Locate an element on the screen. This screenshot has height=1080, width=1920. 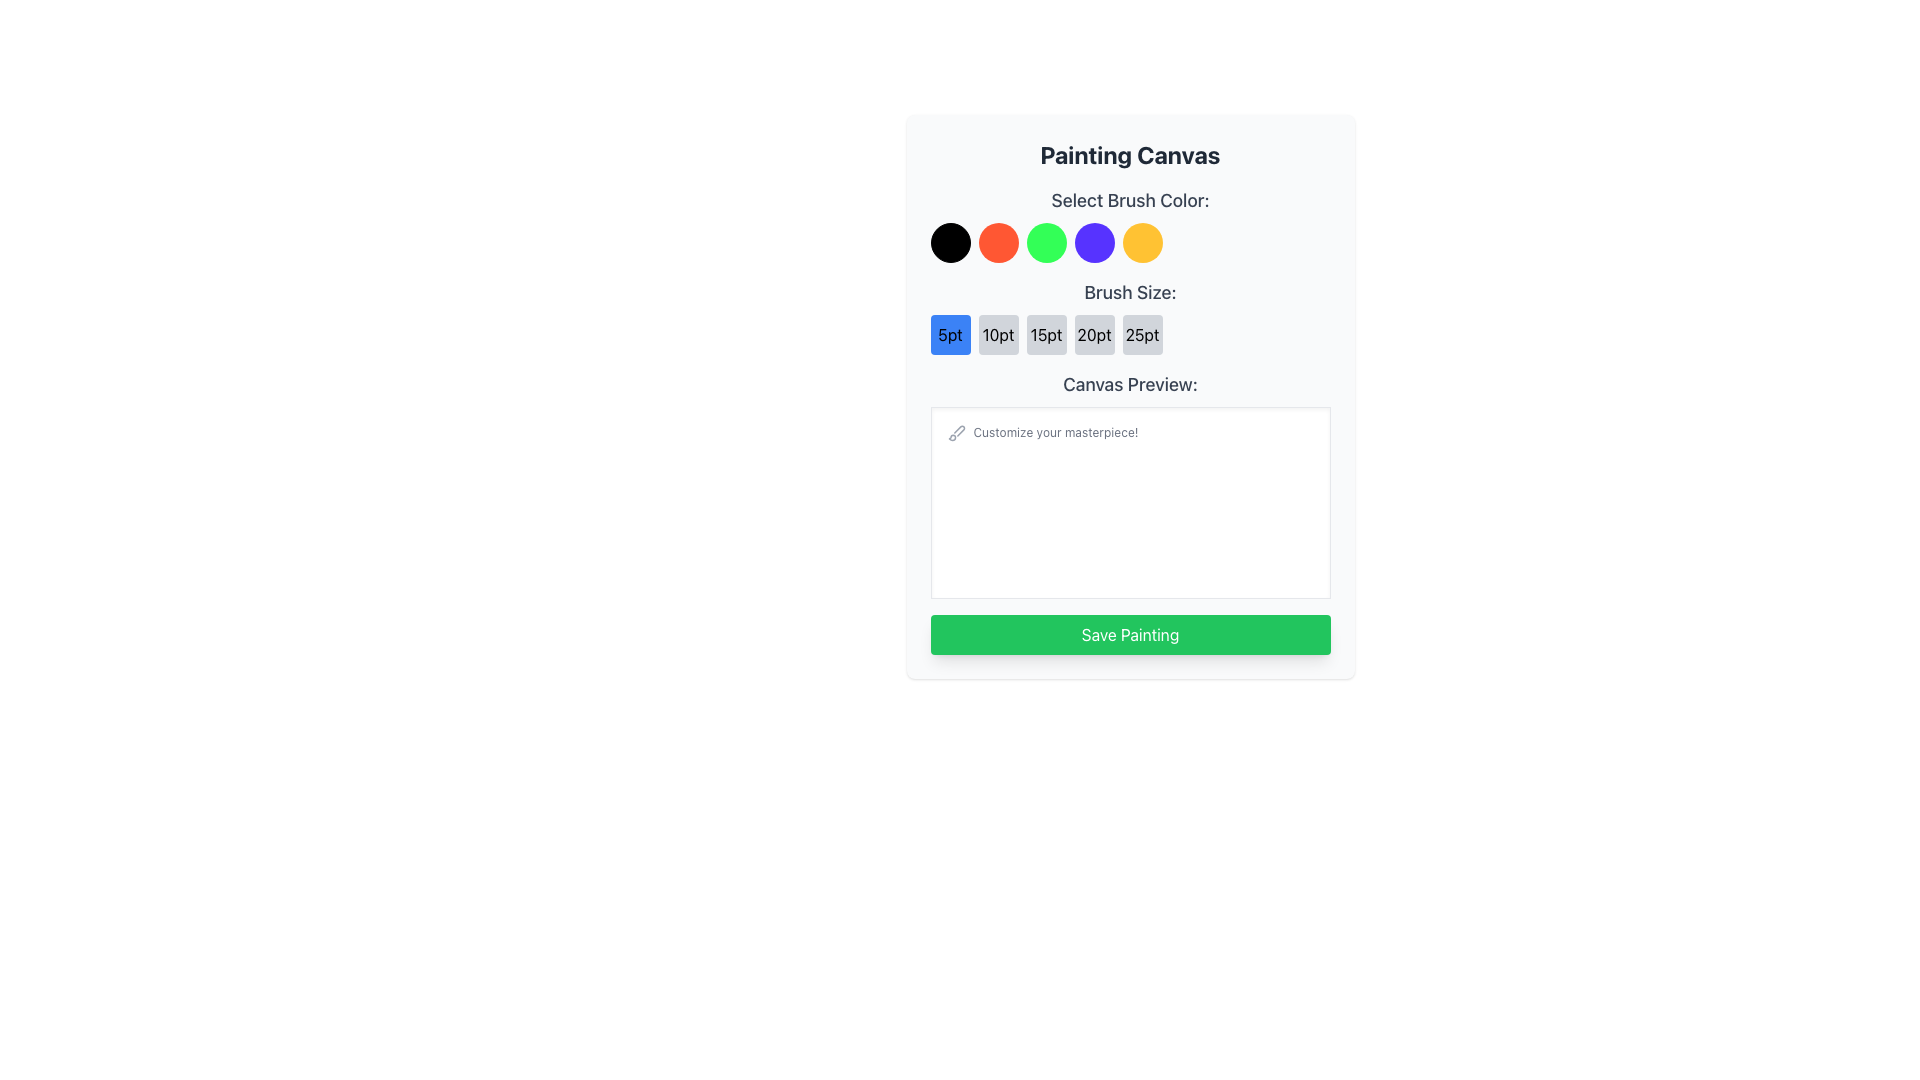
the 'Save Painting' button, which has a green background and white text, to observe the color change effect is located at coordinates (1130, 635).